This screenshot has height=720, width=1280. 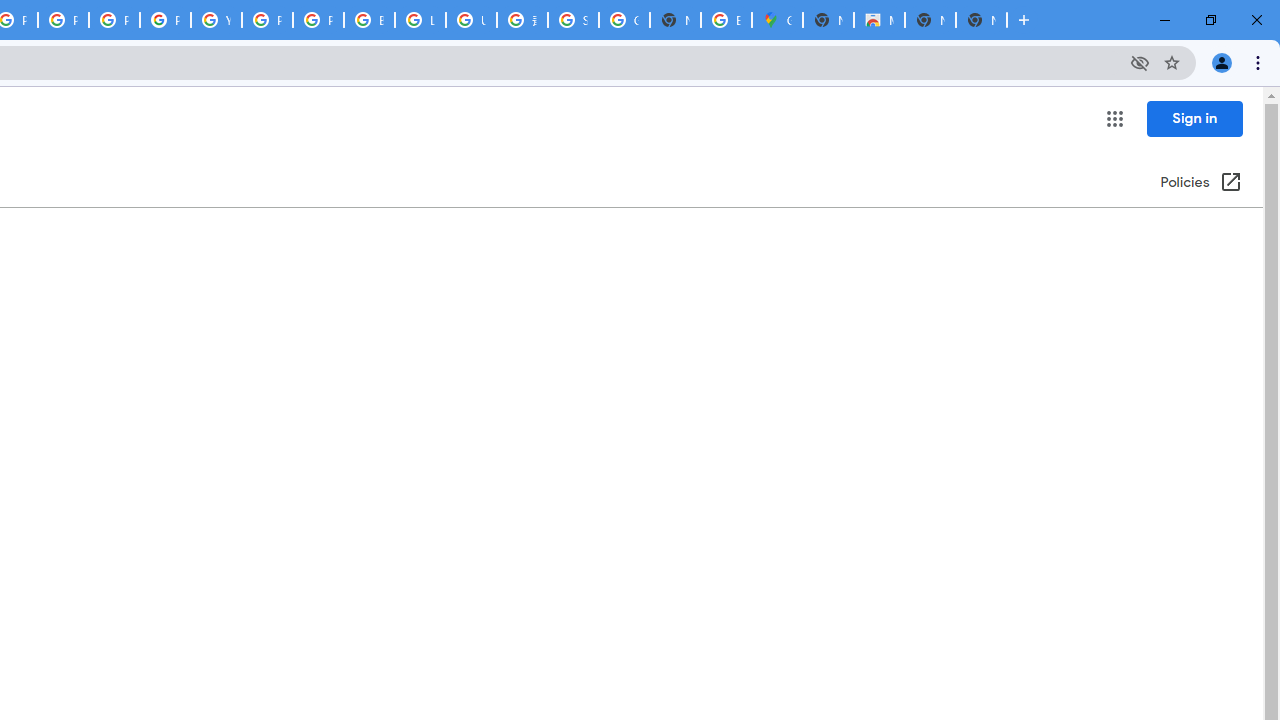 I want to click on 'YouTube', so click(x=216, y=20).